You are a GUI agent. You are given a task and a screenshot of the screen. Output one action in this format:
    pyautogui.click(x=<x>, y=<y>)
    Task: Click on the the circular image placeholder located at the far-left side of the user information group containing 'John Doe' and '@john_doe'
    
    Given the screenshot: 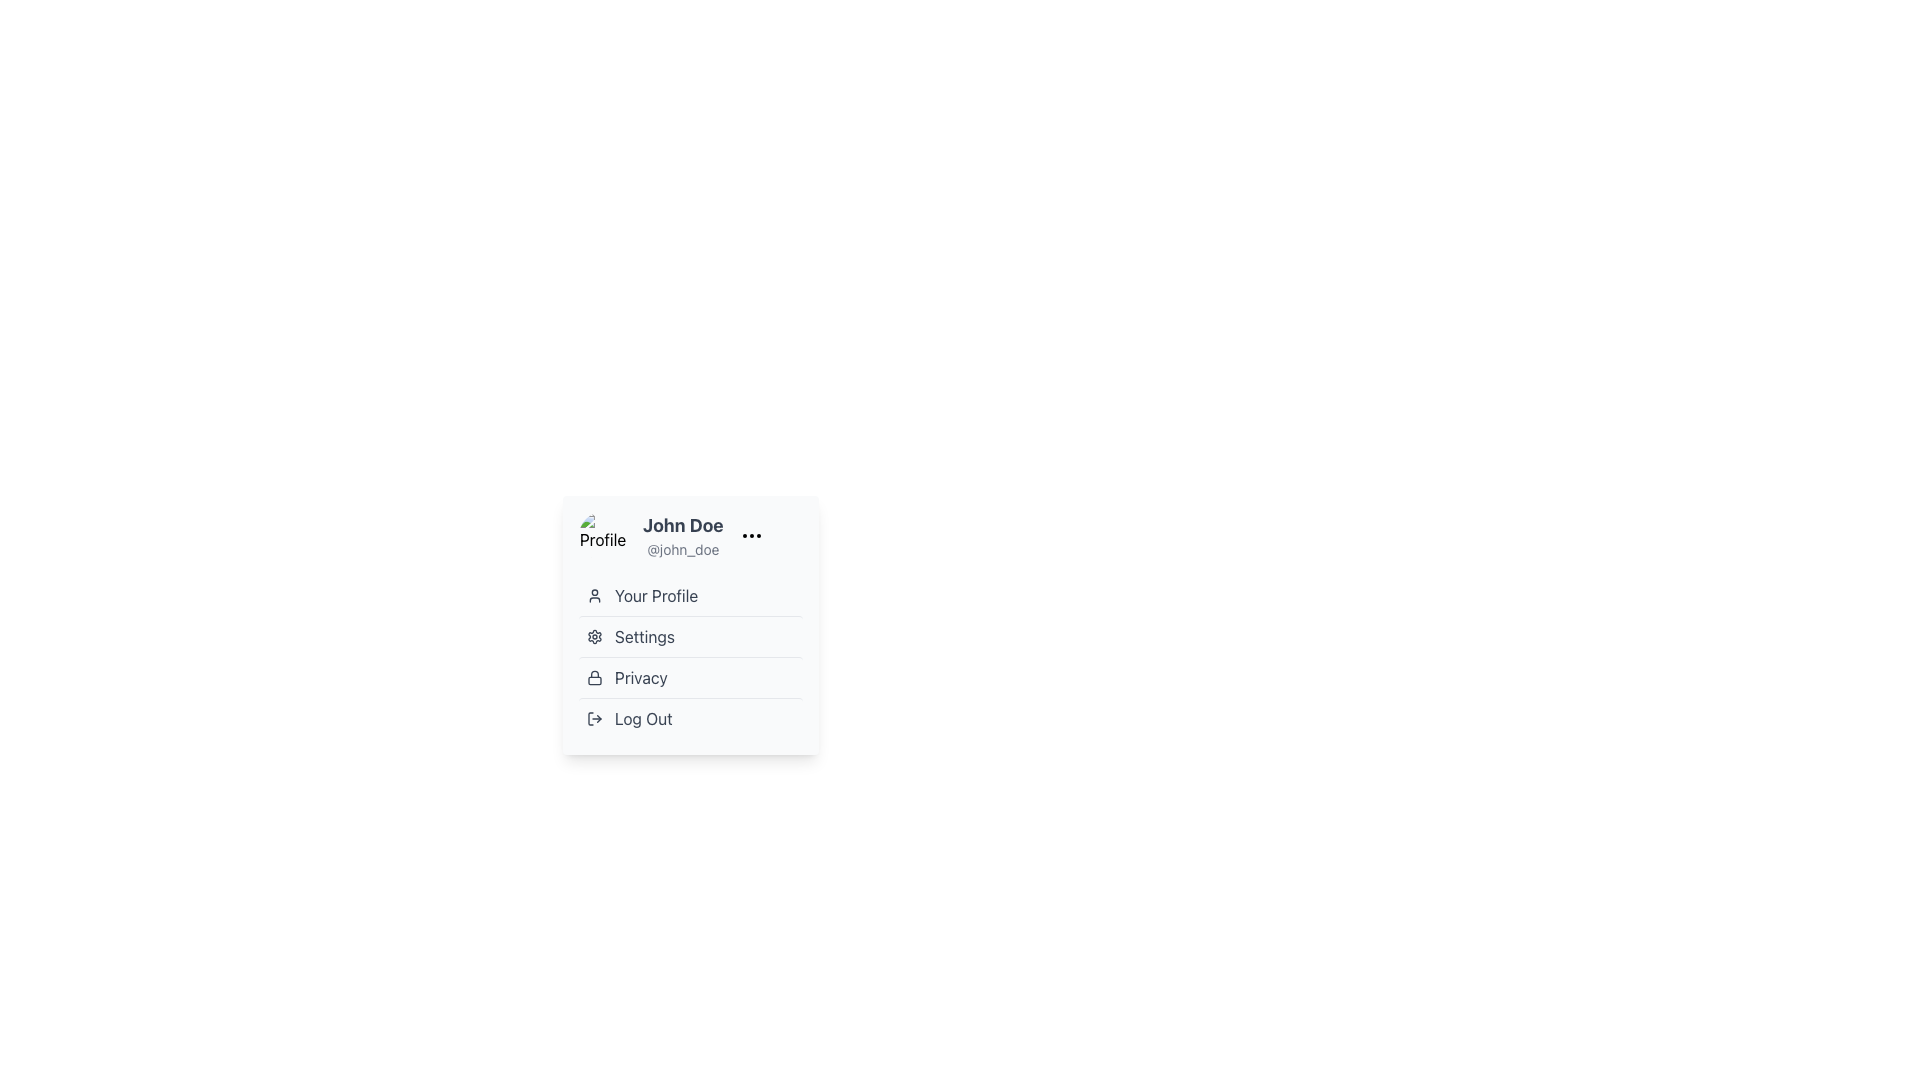 What is the action you would take?
    pyautogui.click(x=602, y=535)
    